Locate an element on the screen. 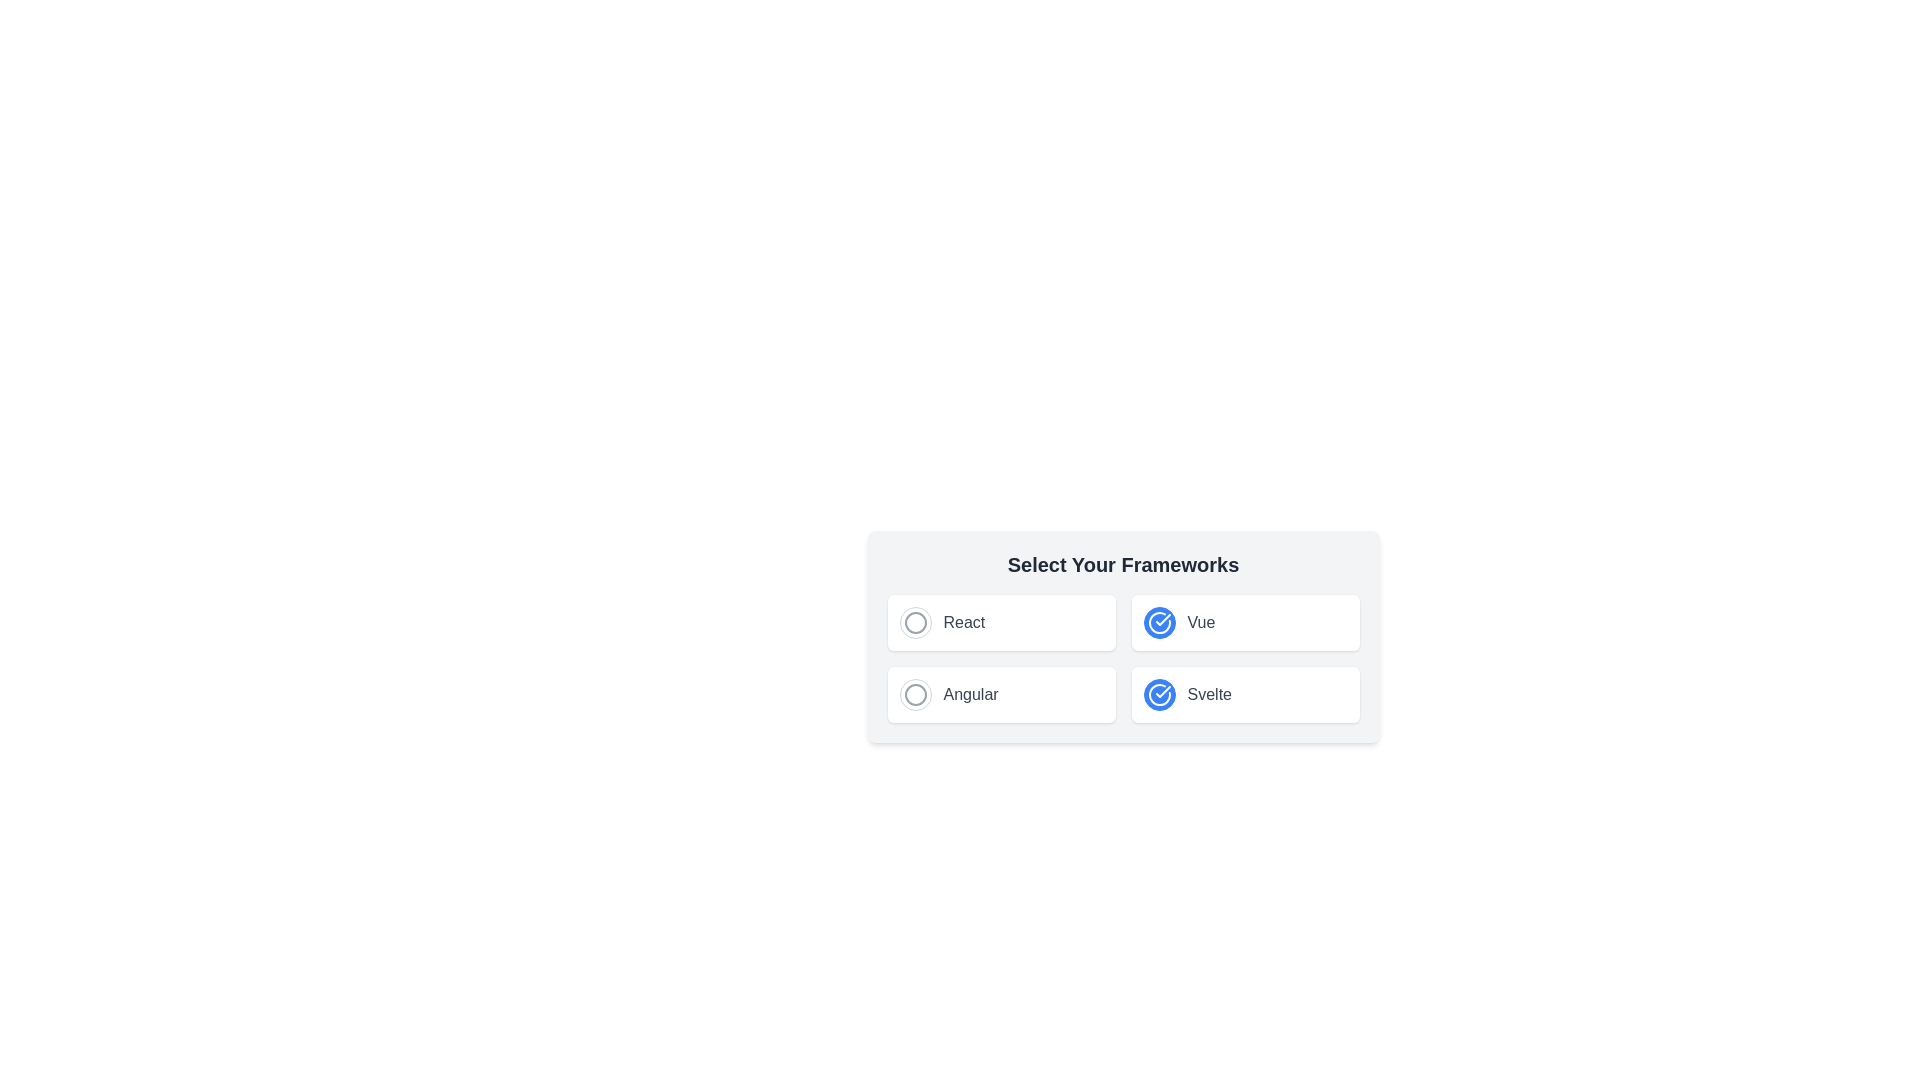 The image size is (1920, 1080). the vector graphic checkmark icon within a circular icon located at the bottom right of the 'Vue' button in the 'Select Your Frameworks' interface is located at coordinates (1162, 690).